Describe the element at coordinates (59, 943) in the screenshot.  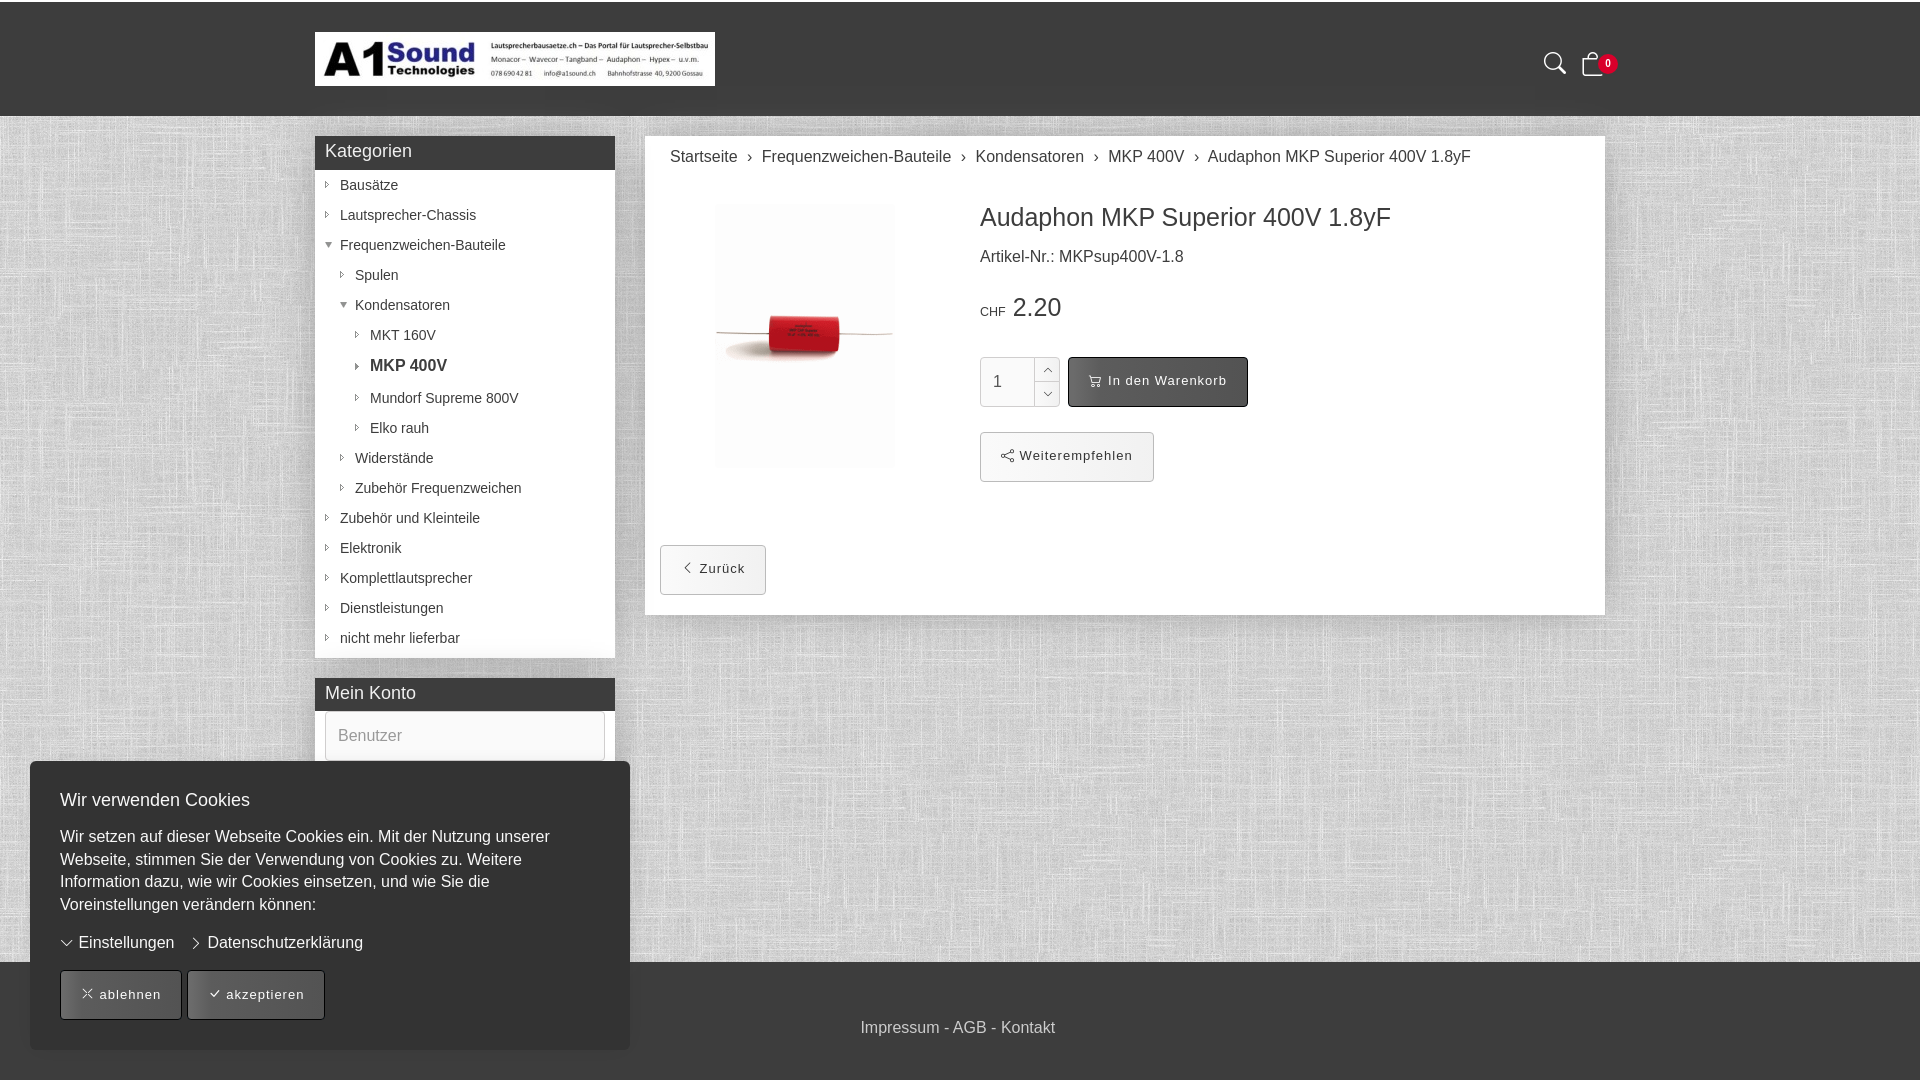
I see `'Einstellungen'` at that location.